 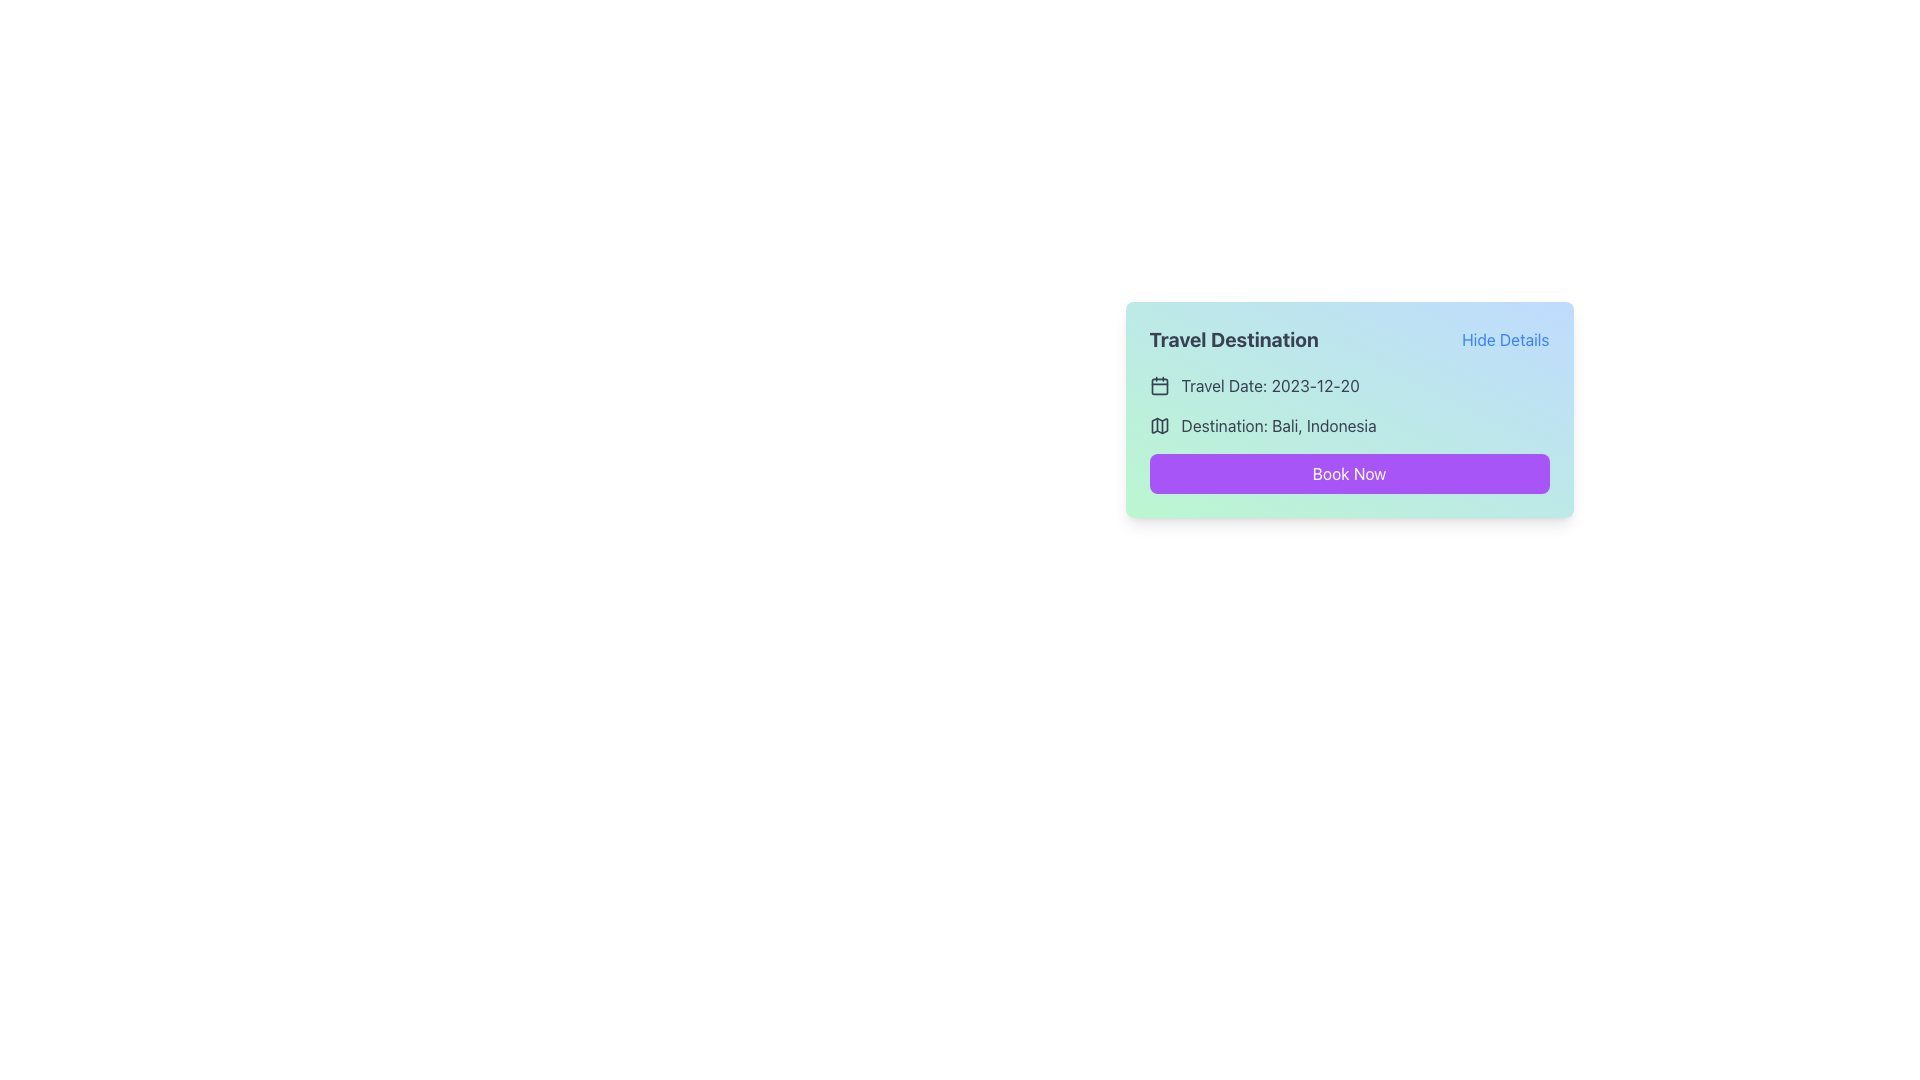 What do you see at coordinates (1159, 424) in the screenshot?
I see `the location/map icon that is located to the immediate left of the text 'Destination: Bali, Indonesia' within the travel destination card` at bounding box center [1159, 424].